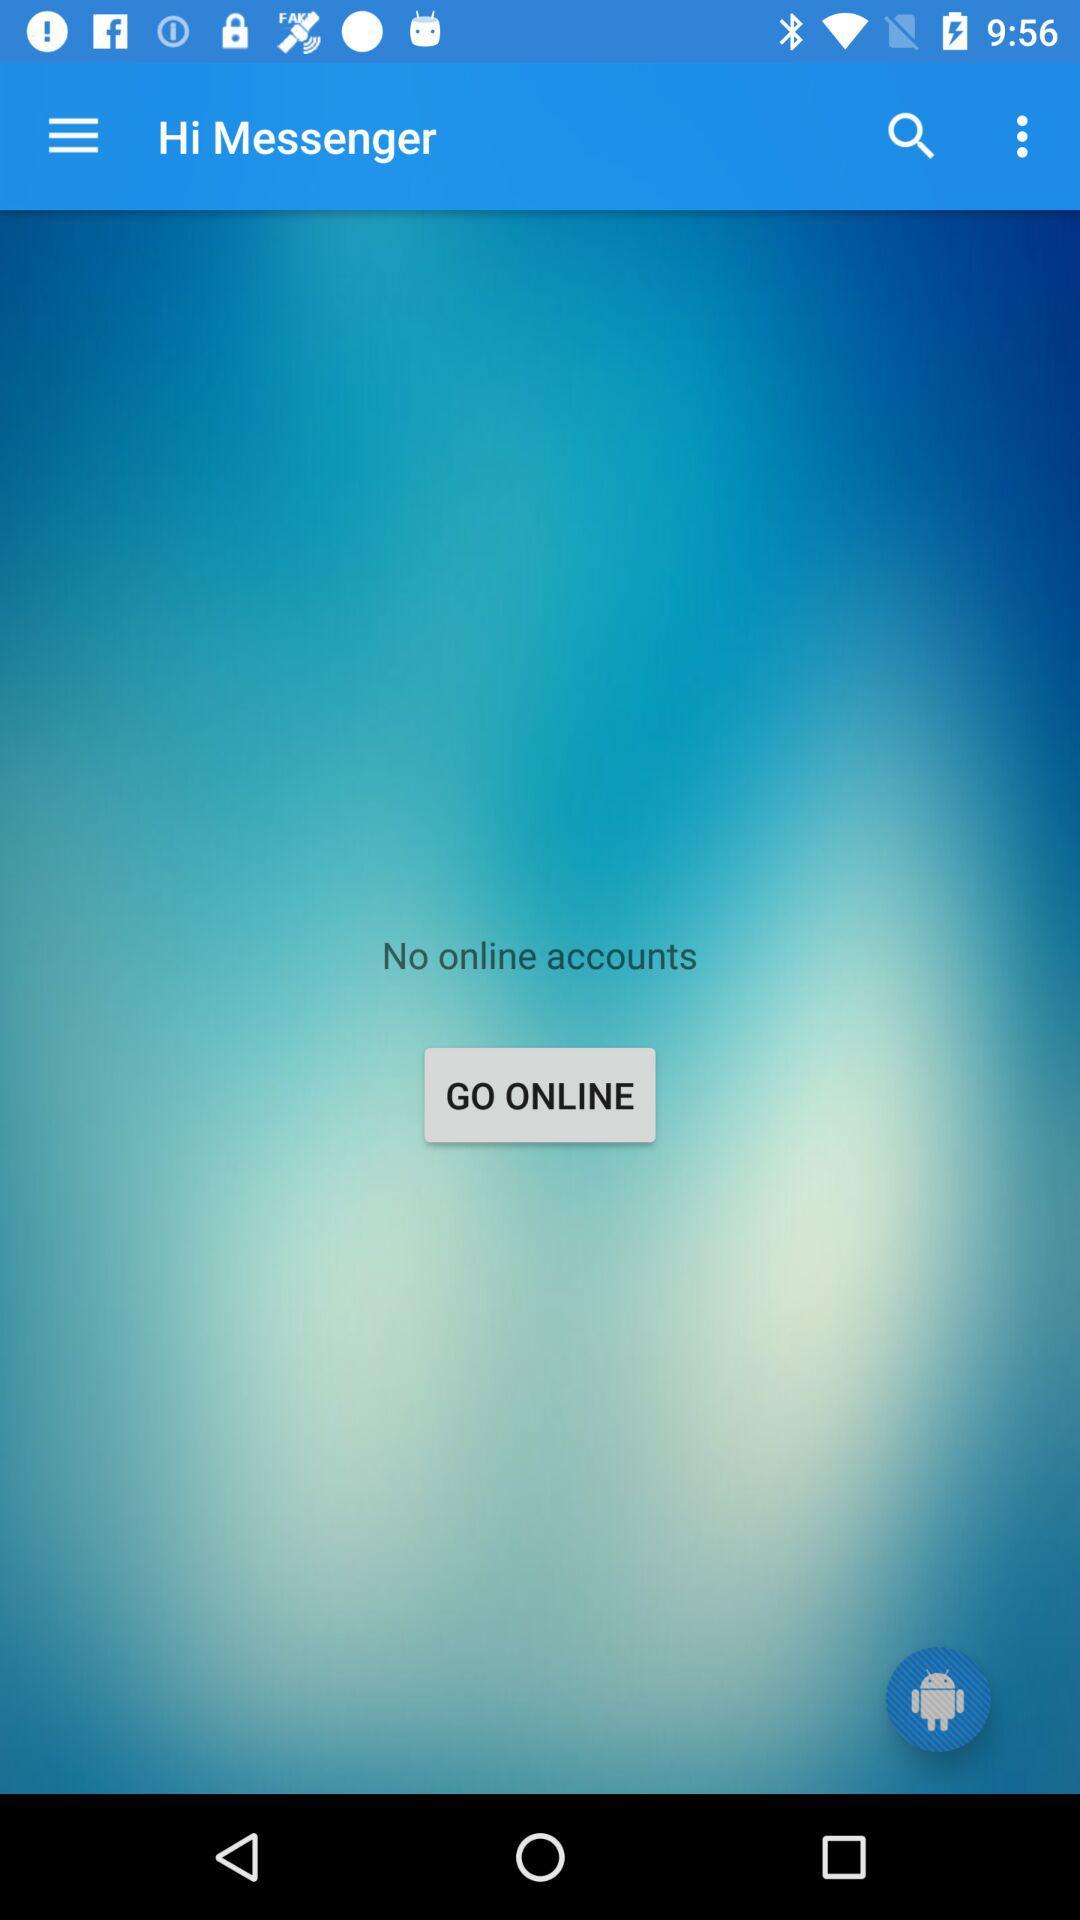 The height and width of the screenshot is (1920, 1080). I want to click on icon next to hi messenger app, so click(911, 135).